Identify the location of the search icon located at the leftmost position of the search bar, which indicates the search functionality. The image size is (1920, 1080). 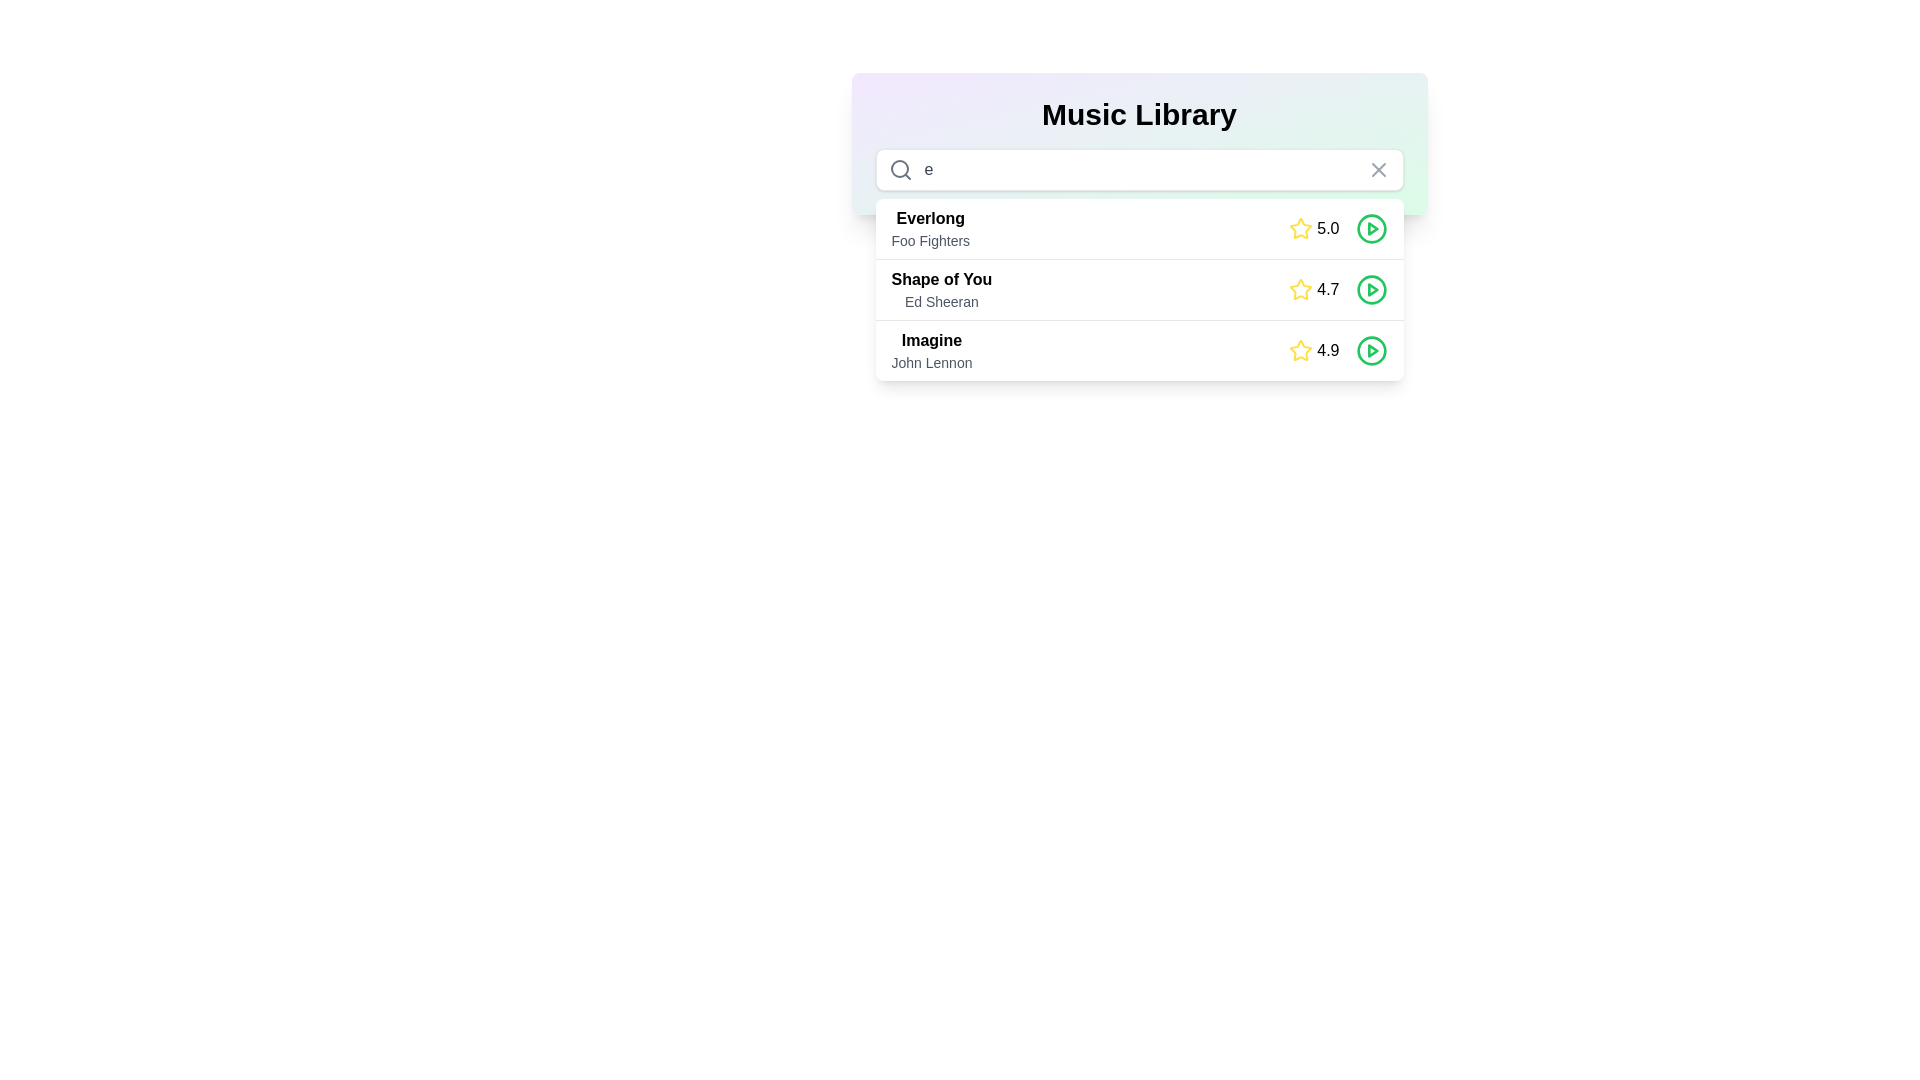
(899, 168).